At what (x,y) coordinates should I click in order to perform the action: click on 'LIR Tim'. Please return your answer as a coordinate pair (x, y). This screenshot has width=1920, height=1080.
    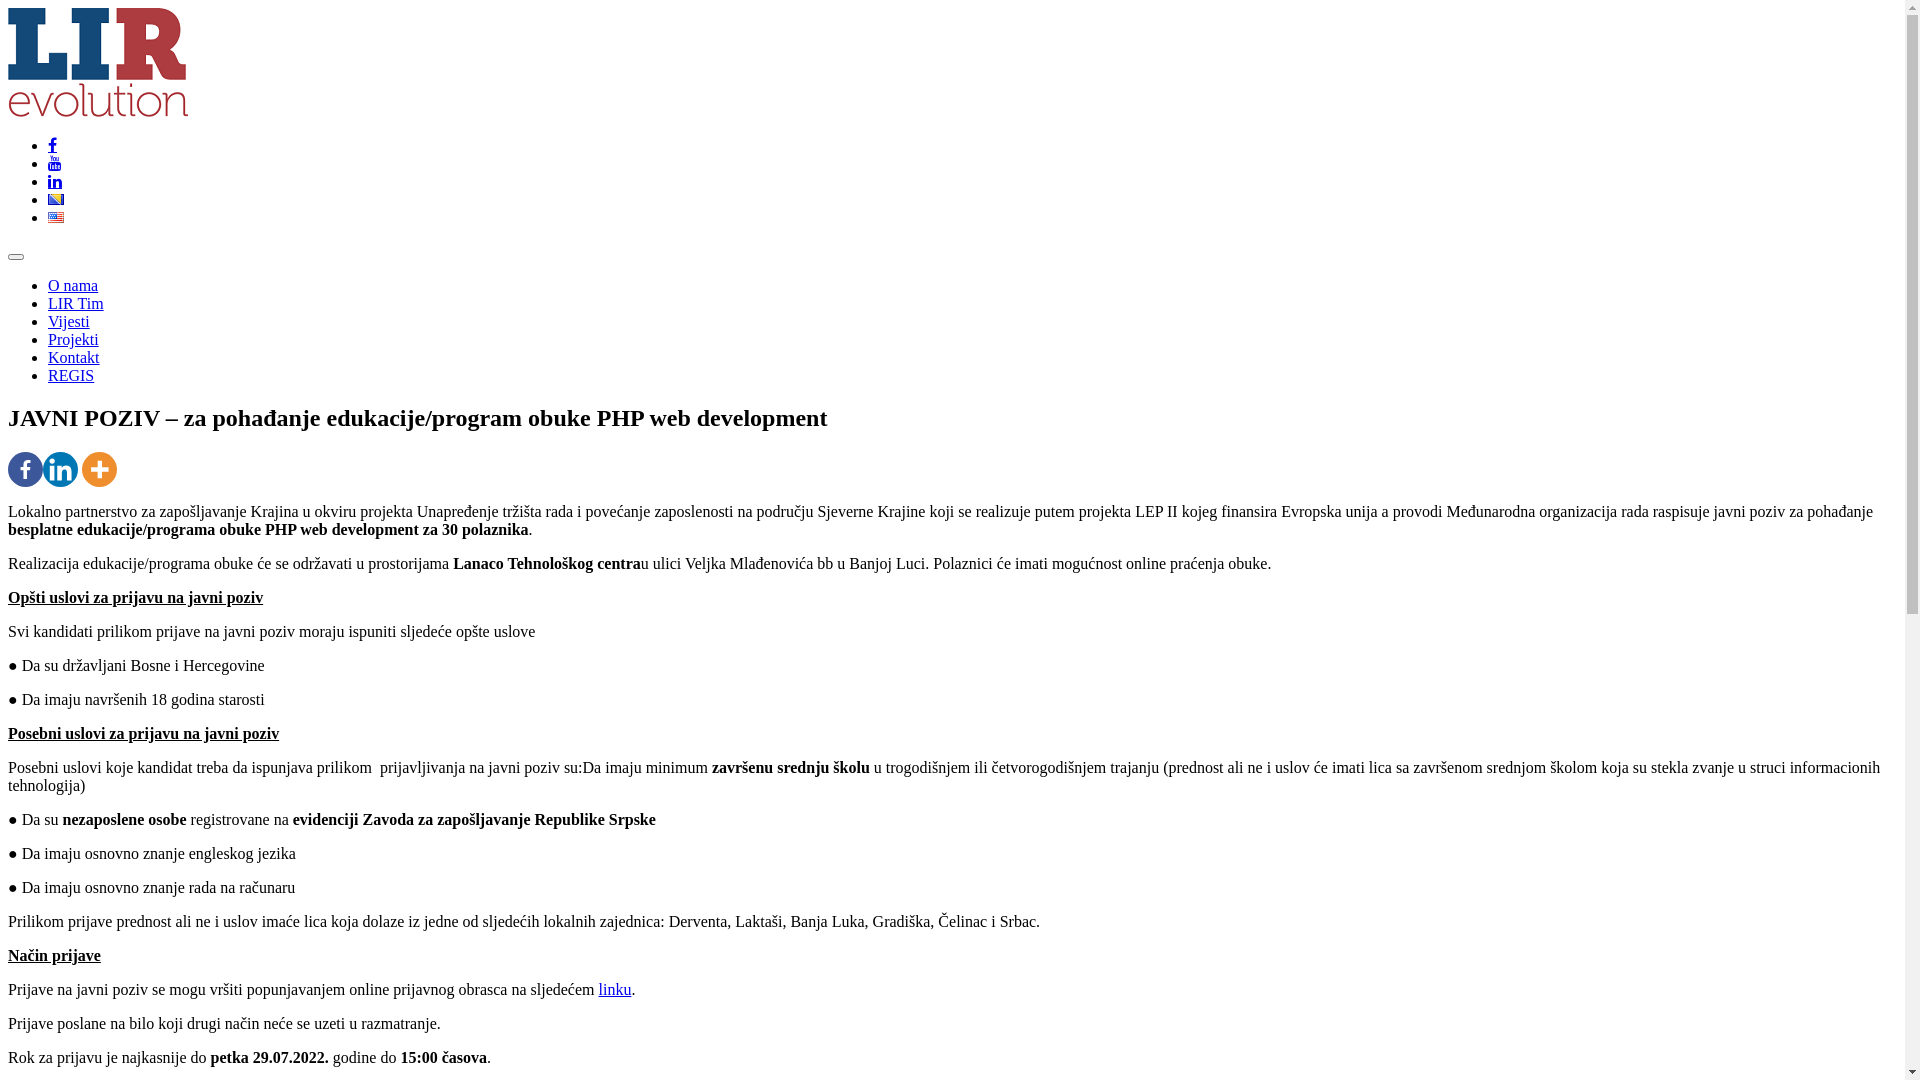
    Looking at the image, I should click on (76, 303).